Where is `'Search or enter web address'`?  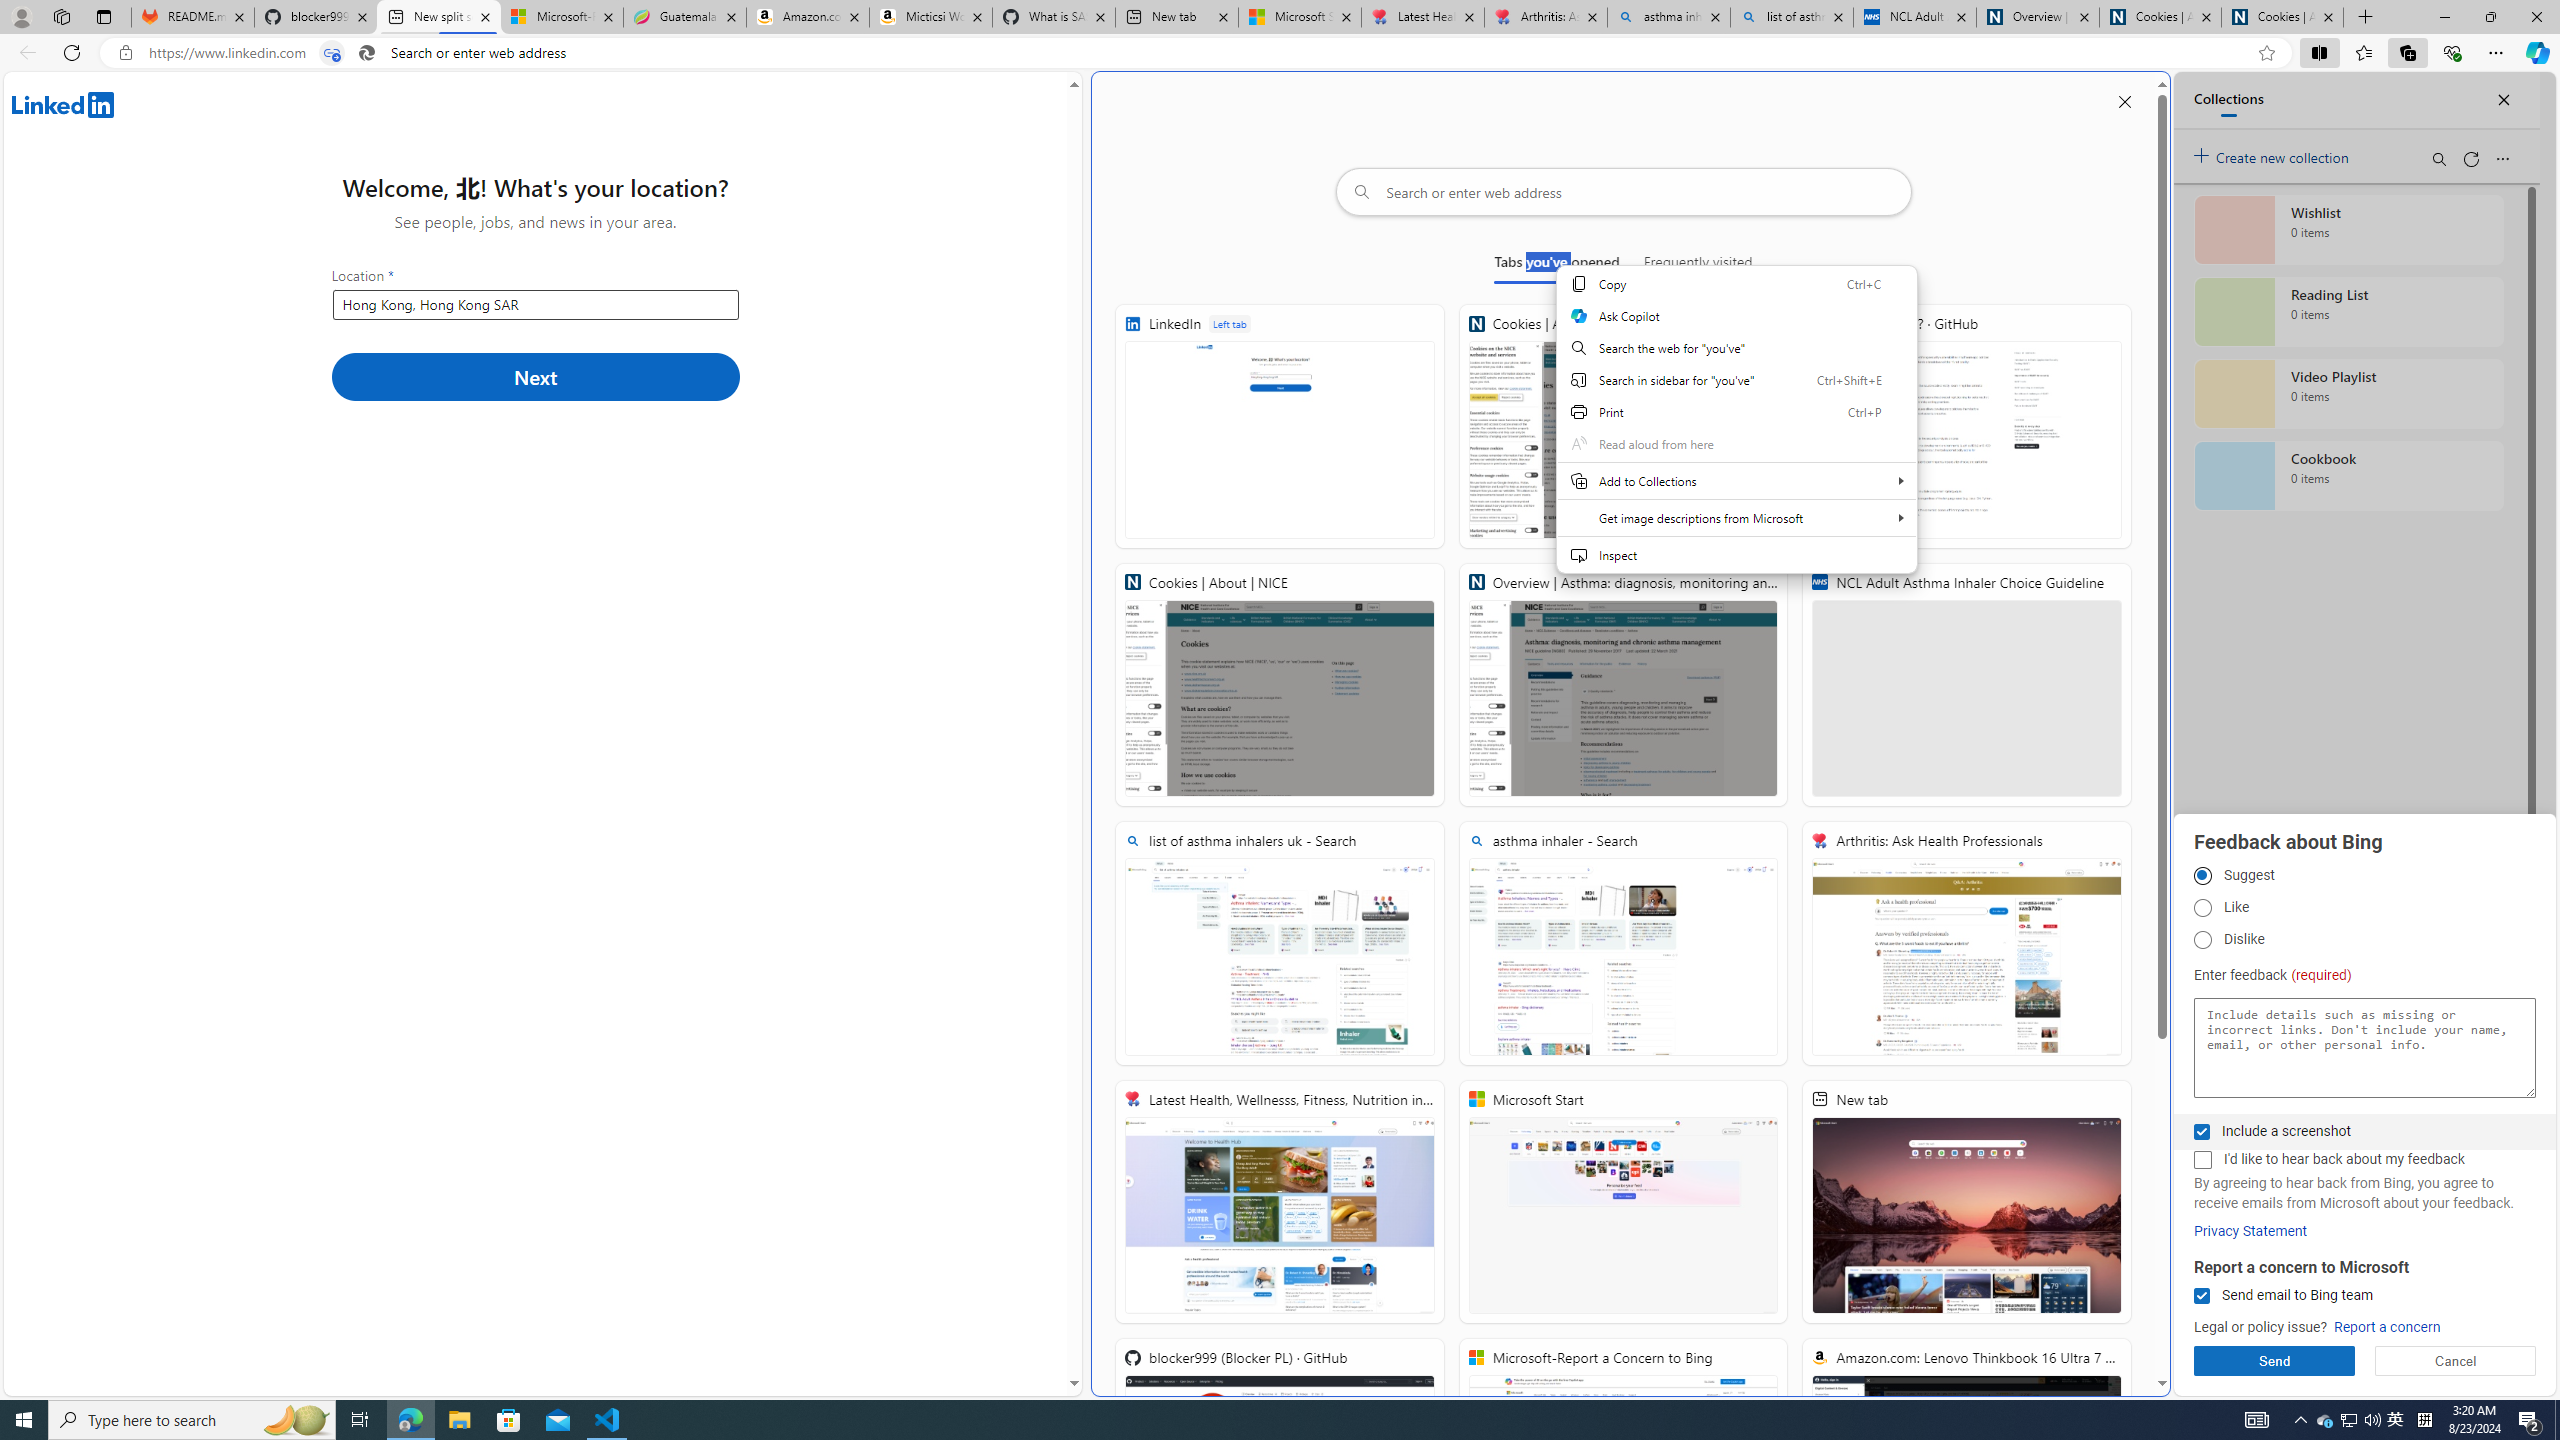 'Search or enter web address' is located at coordinates (1622, 191).